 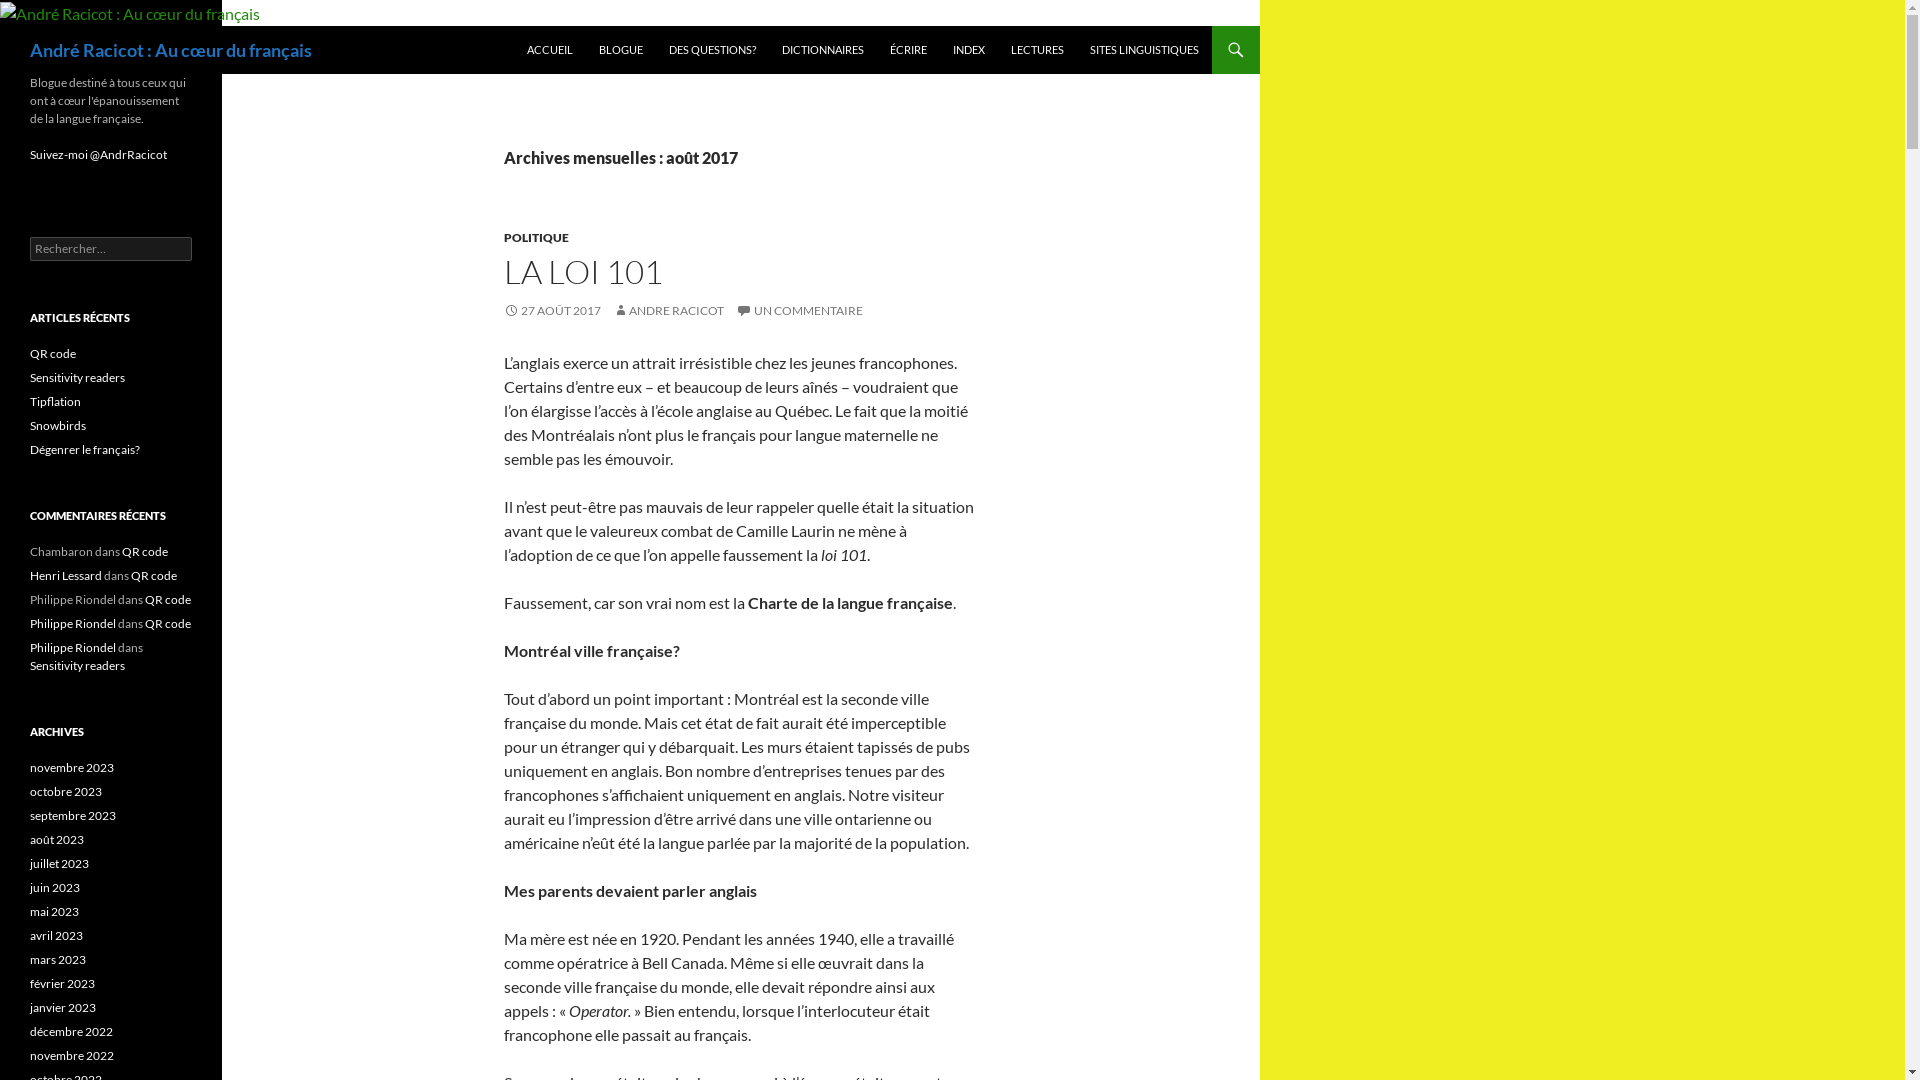 What do you see at coordinates (54, 11) in the screenshot?
I see `'Rechercher'` at bounding box center [54, 11].